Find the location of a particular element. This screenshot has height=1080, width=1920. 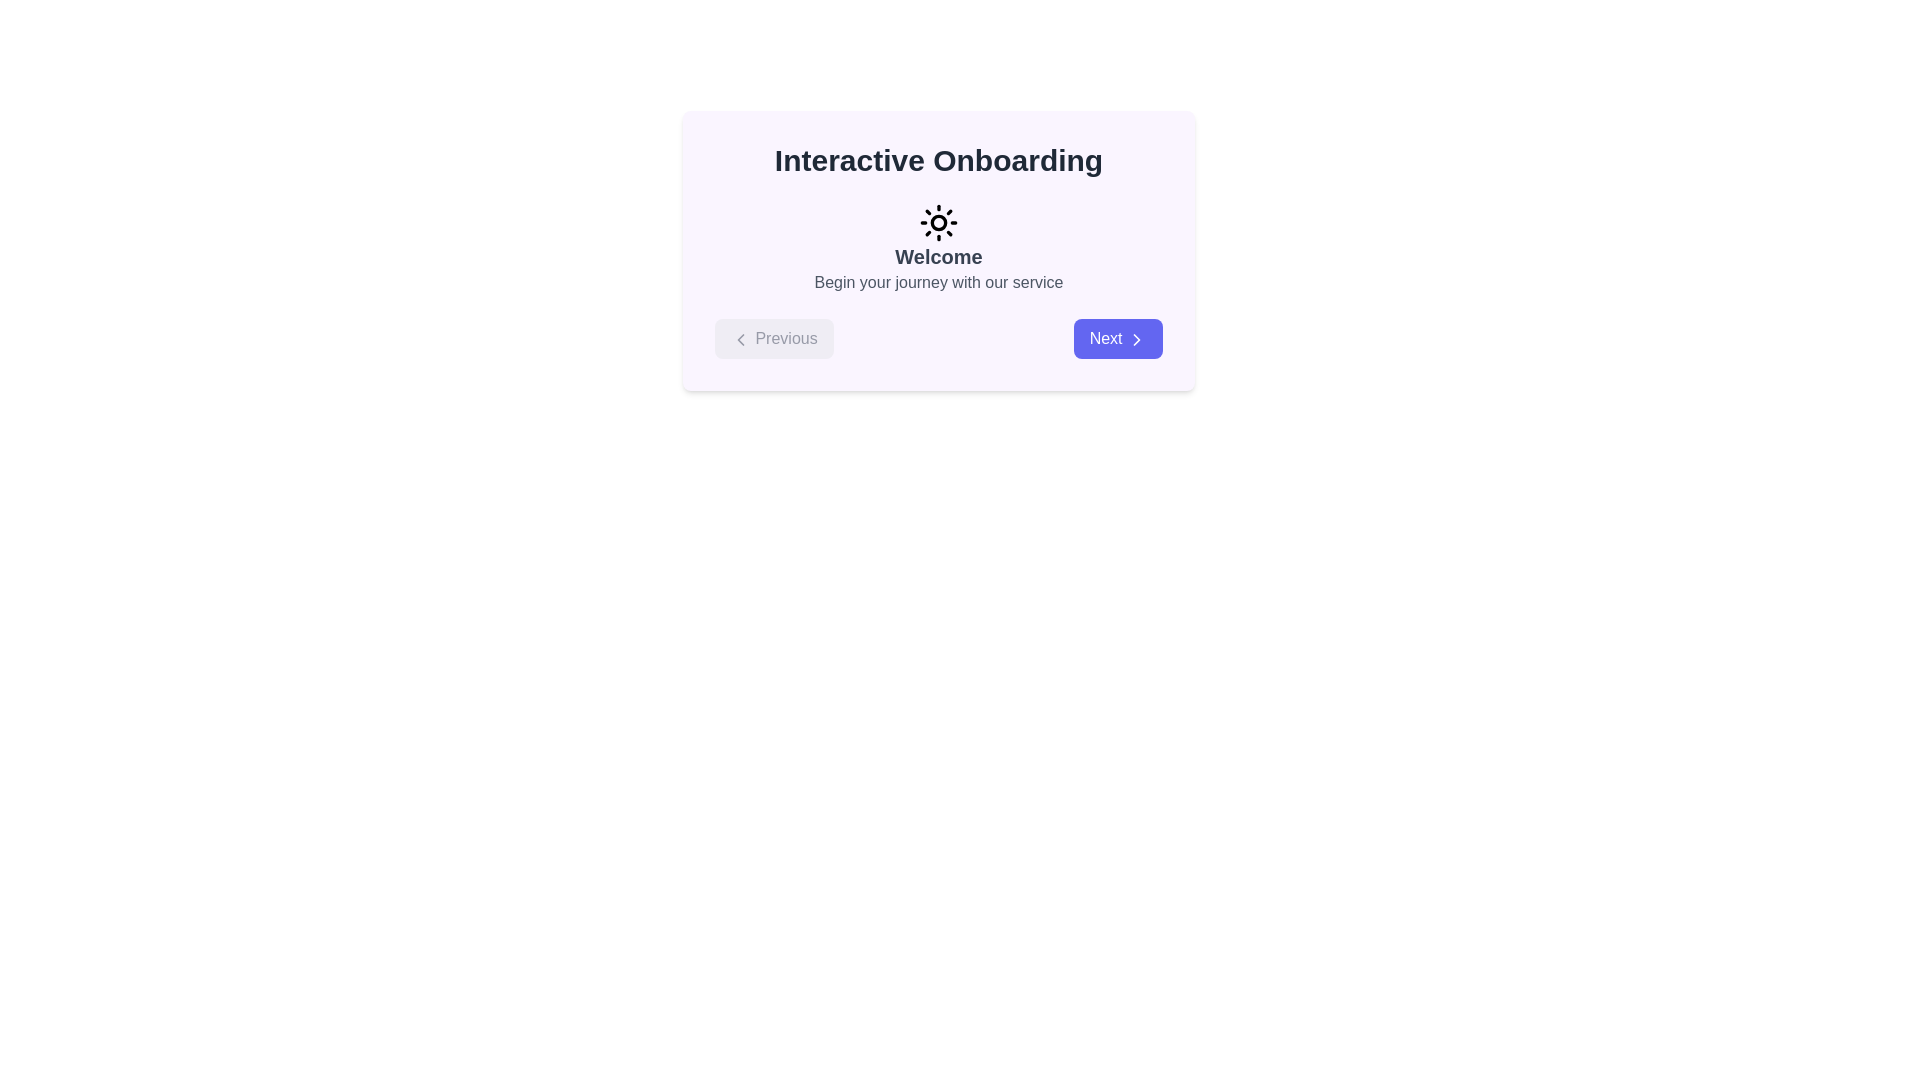

the static text element that provides additional context to the header 'Welcome', positioned directly underneath it within the 'Interactive Onboarding' box is located at coordinates (938, 282).